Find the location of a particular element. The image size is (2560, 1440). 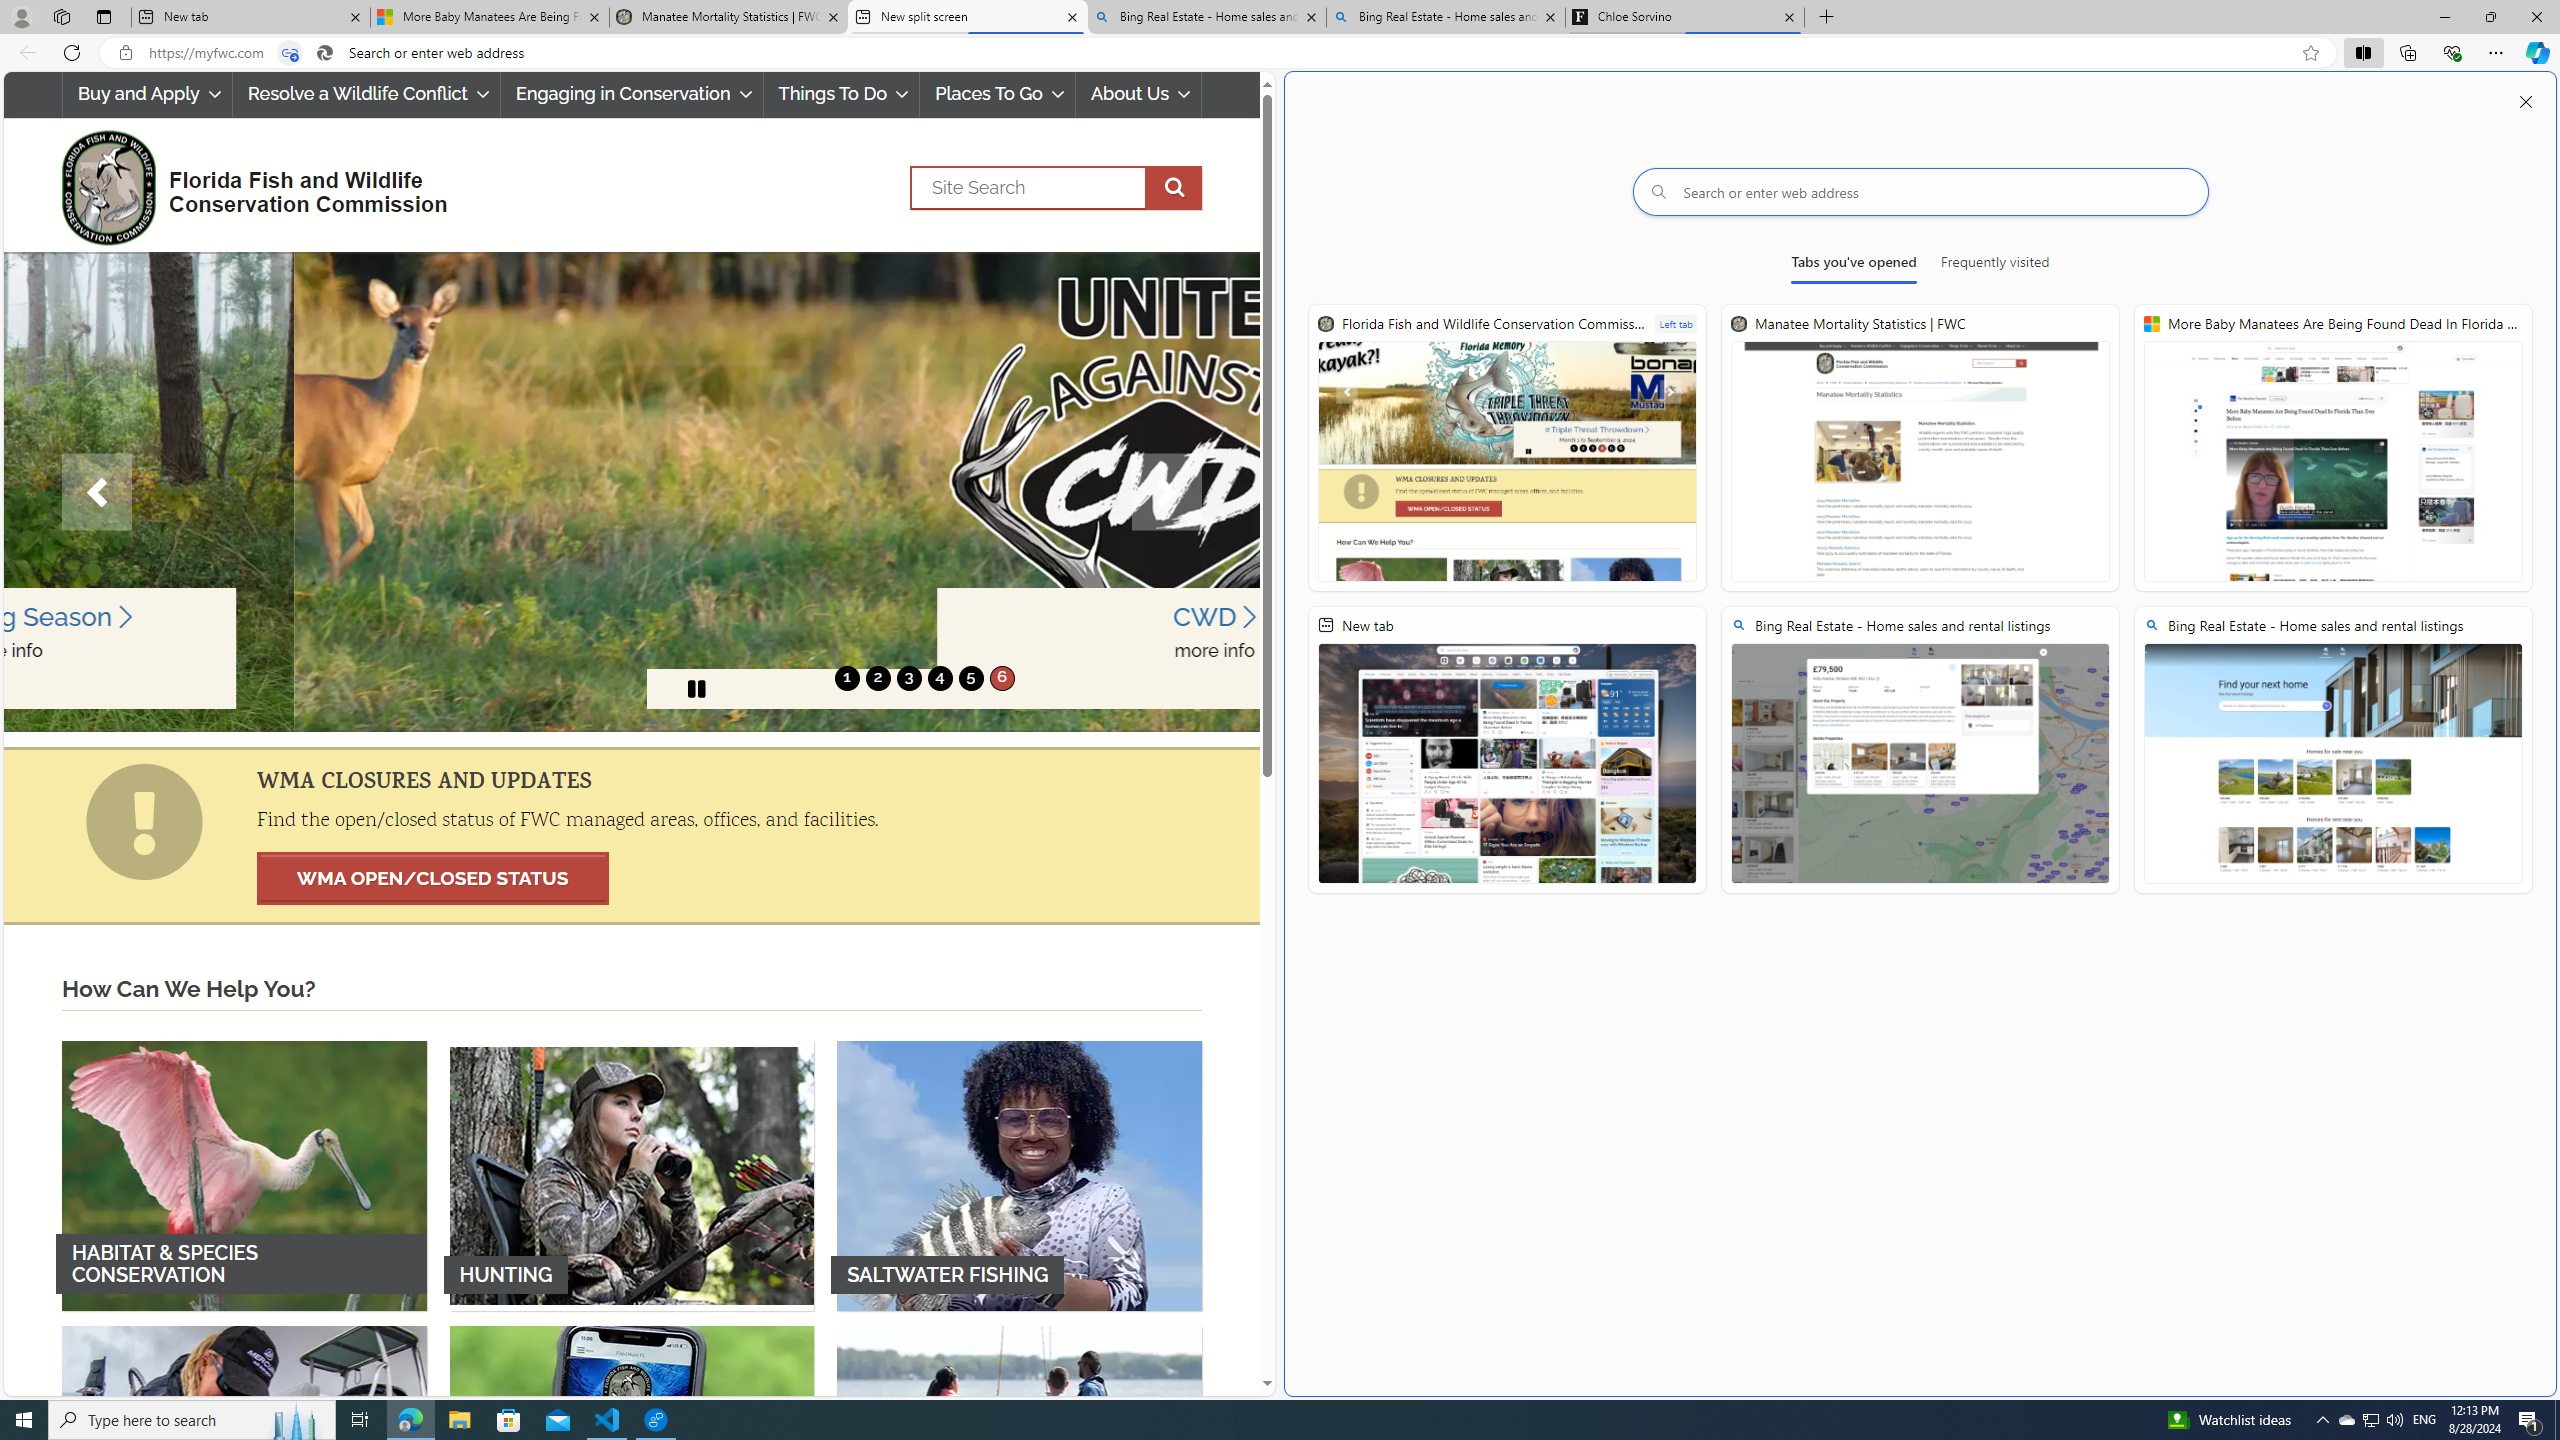

'SALTWATER FISHING' is located at coordinates (1019, 1175).